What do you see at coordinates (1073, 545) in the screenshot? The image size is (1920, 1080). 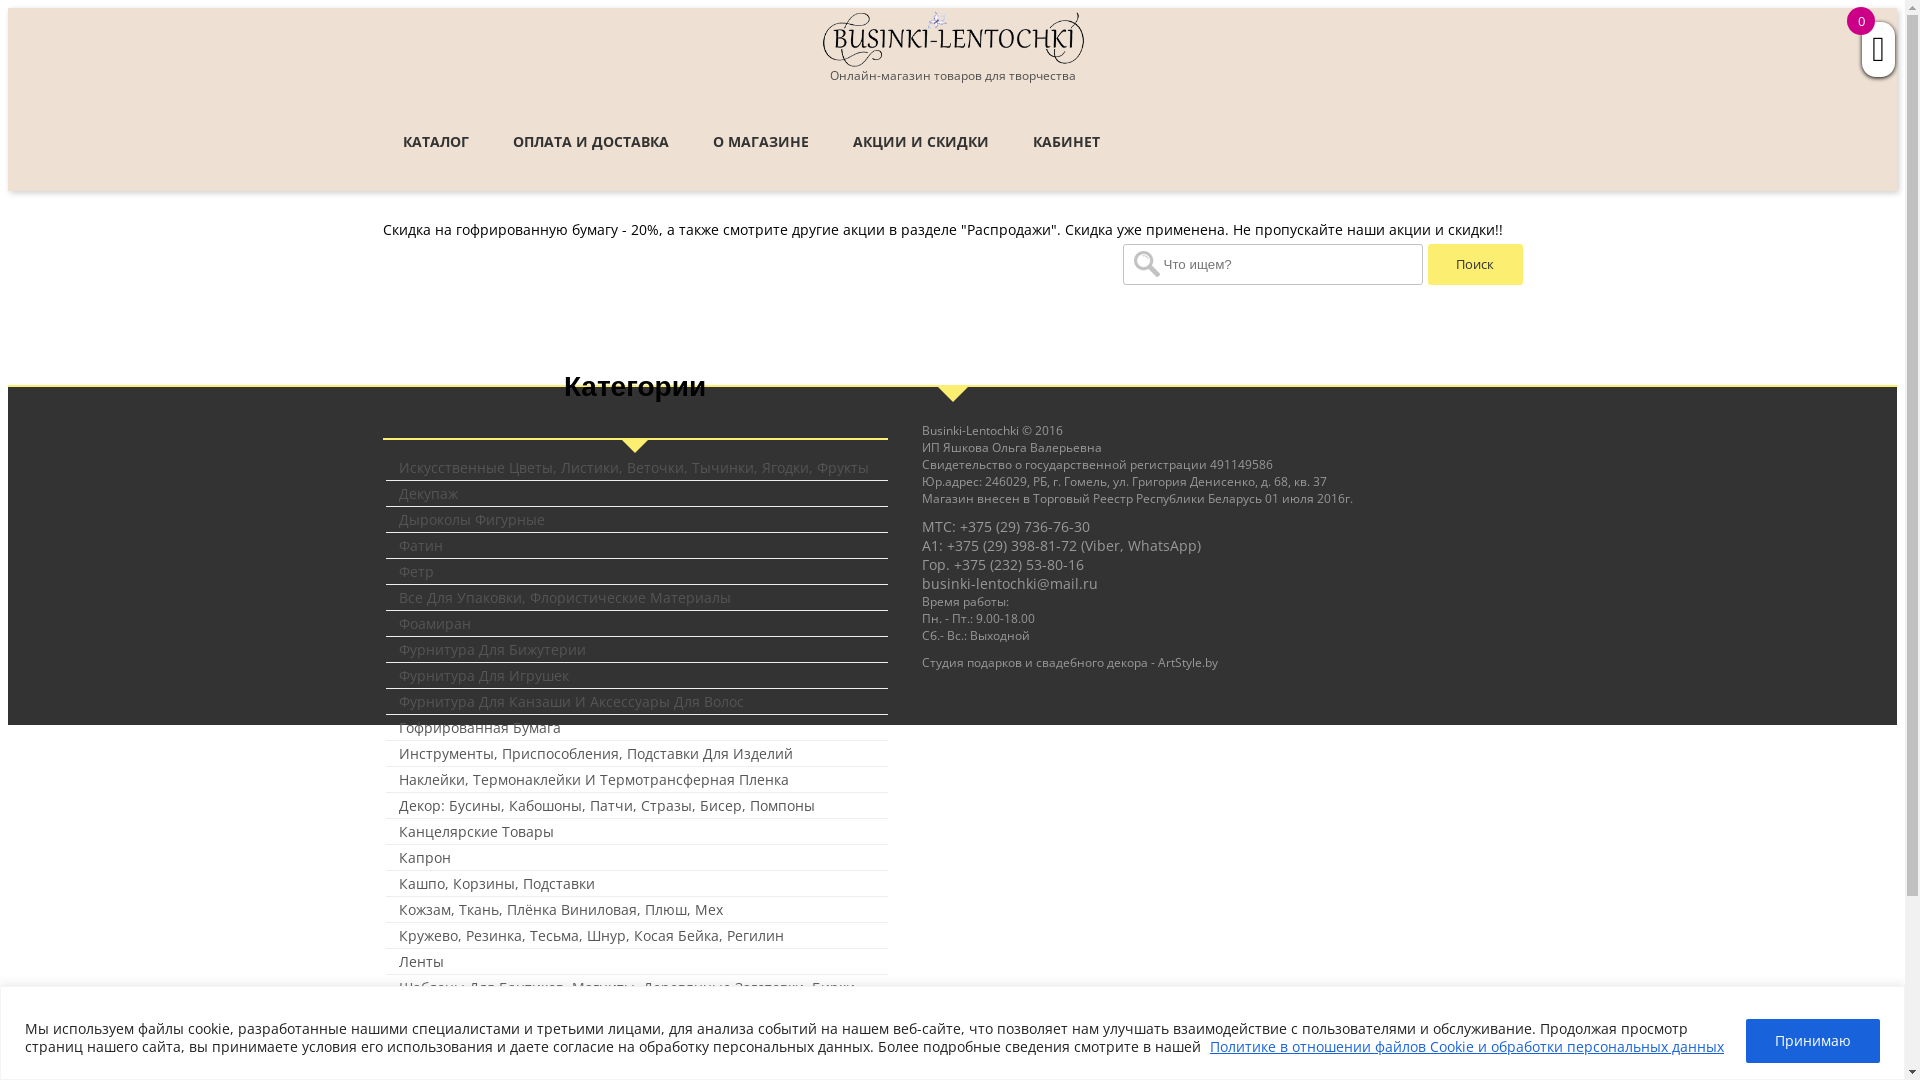 I see `'+375 (29) 398-81-72 (Viber, WhatsApp)'` at bounding box center [1073, 545].